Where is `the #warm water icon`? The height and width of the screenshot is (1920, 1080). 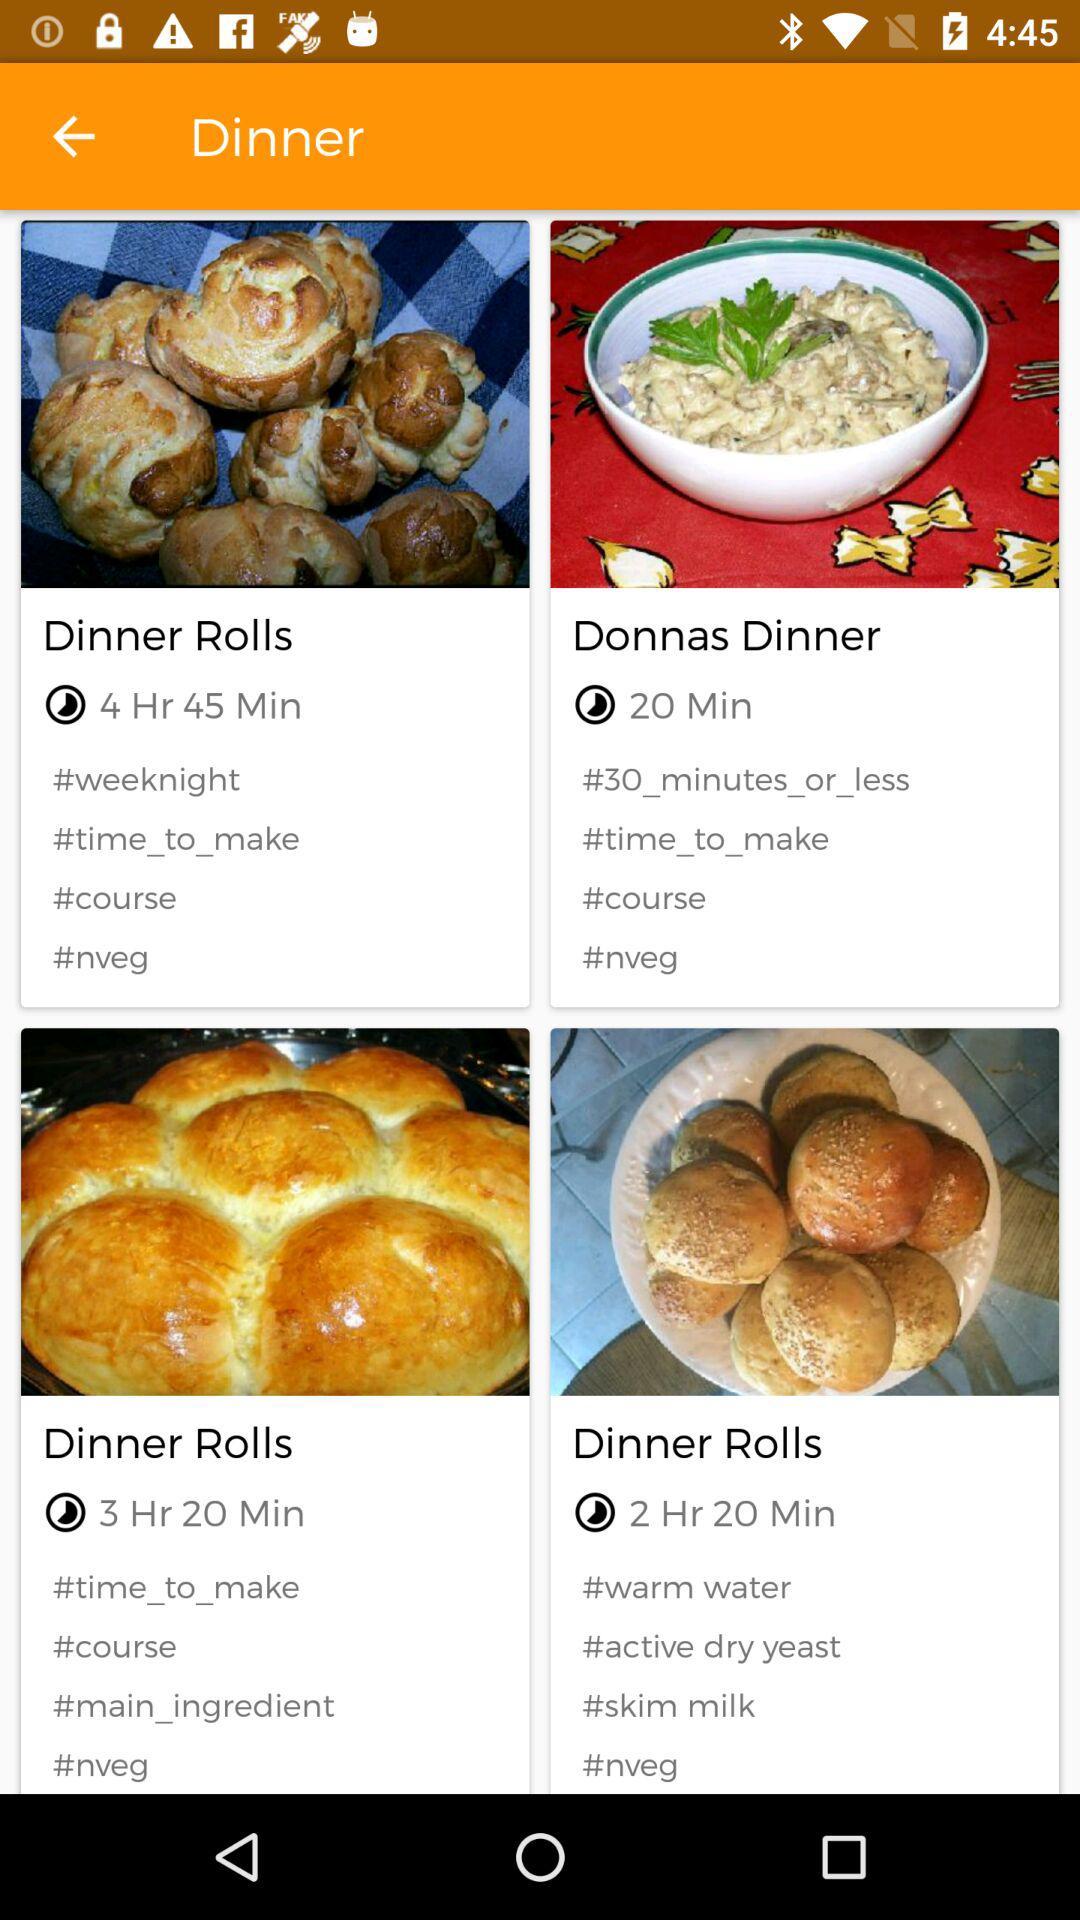
the #warm water icon is located at coordinates (803, 1585).